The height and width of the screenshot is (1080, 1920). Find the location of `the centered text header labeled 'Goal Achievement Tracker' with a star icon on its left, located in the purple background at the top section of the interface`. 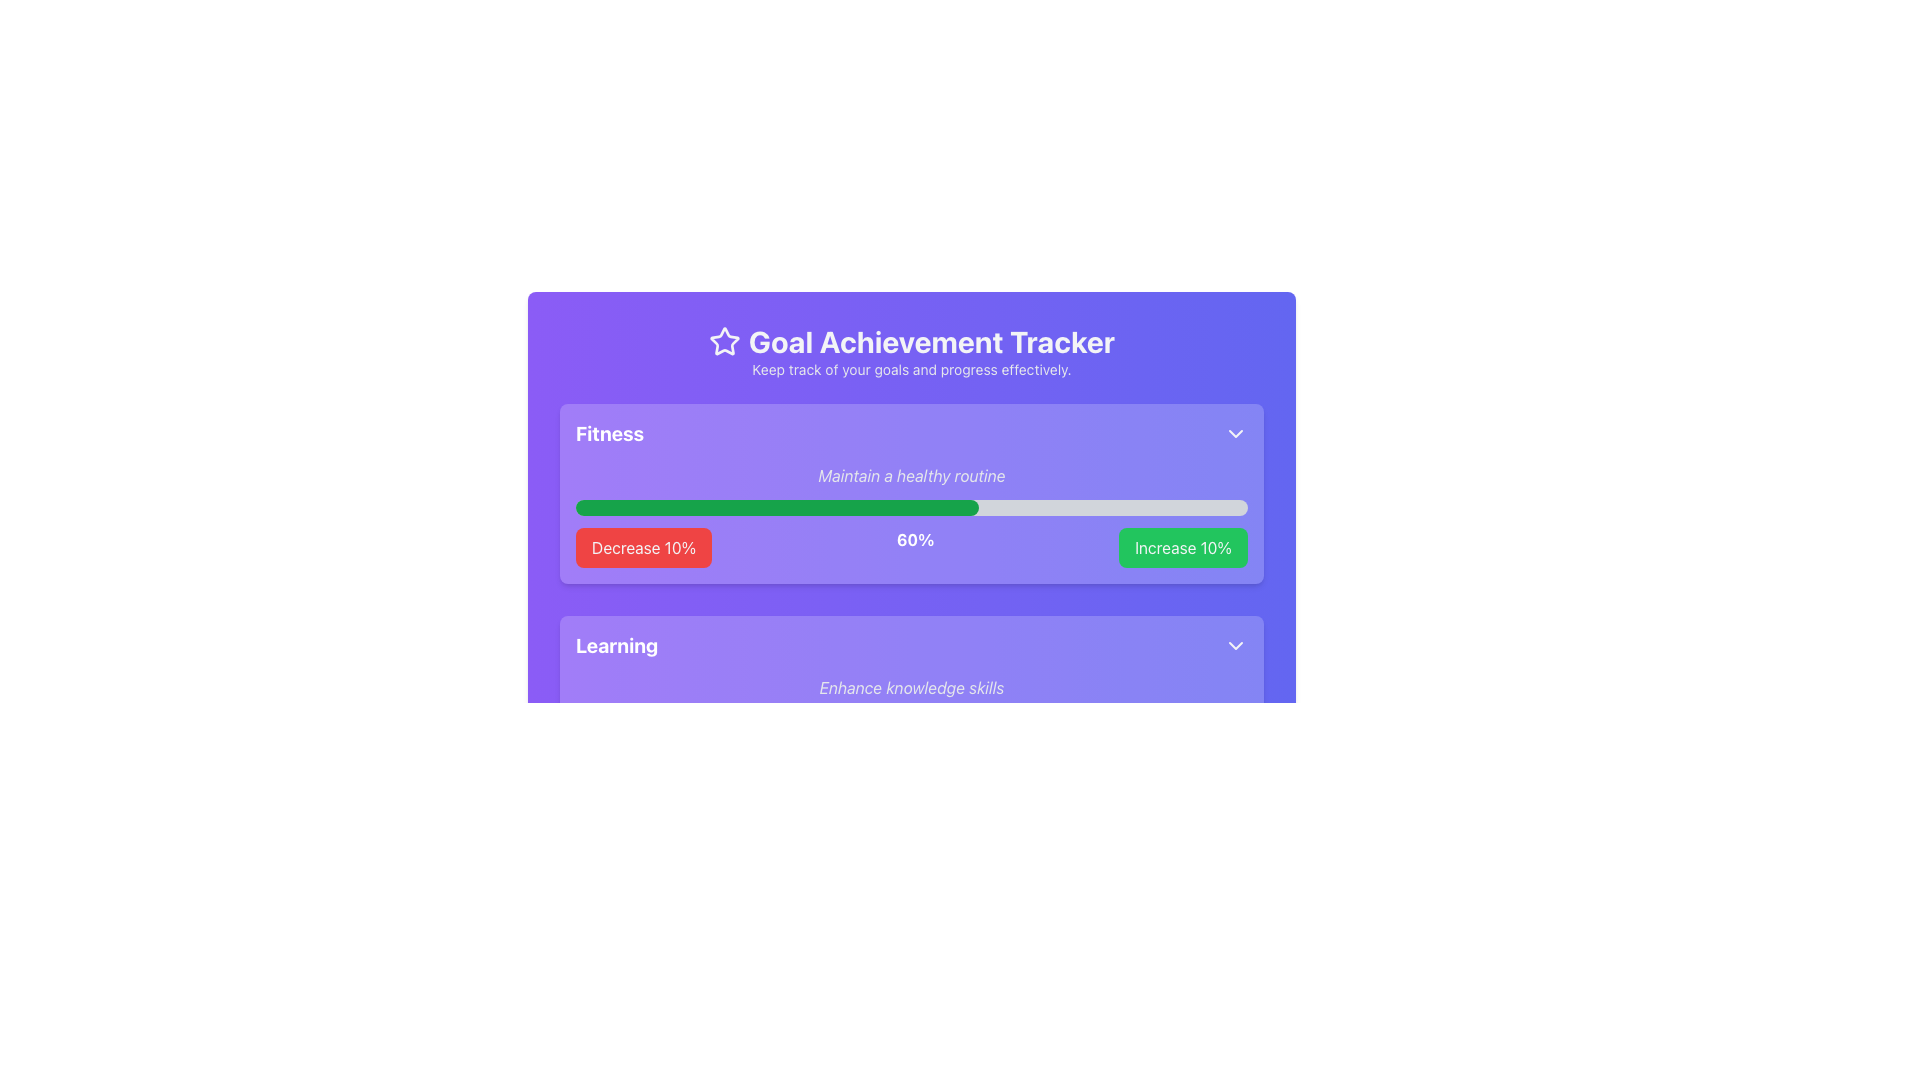

the centered text header labeled 'Goal Achievement Tracker' with a star icon on its left, located in the purple background at the top section of the interface is located at coordinates (911, 341).